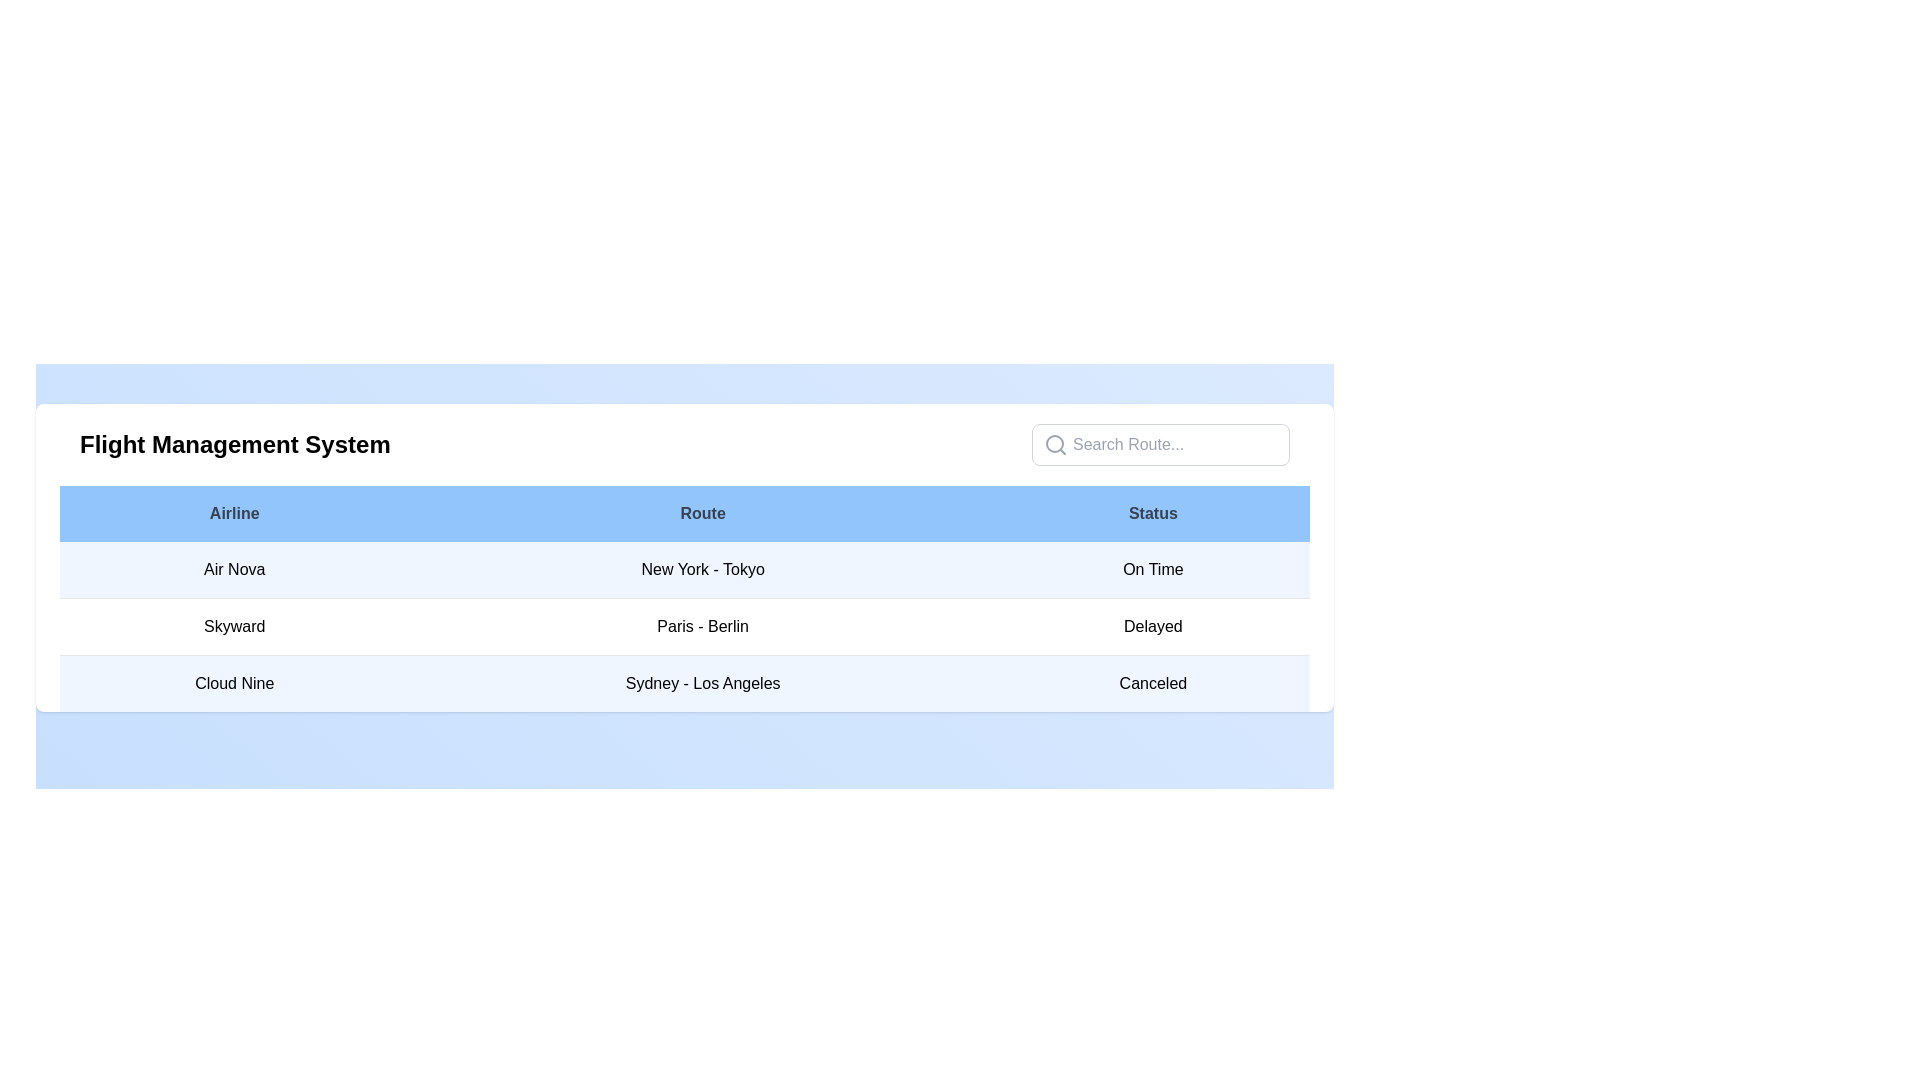 Image resolution: width=1920 pixels, height=1080 pixels. Describe the element at coordinates (1161, 443) in the screenshot. I see `inside the search input field with the placeholder 'Search Route...' in the Flight Management System header to place the cursor` at that location.